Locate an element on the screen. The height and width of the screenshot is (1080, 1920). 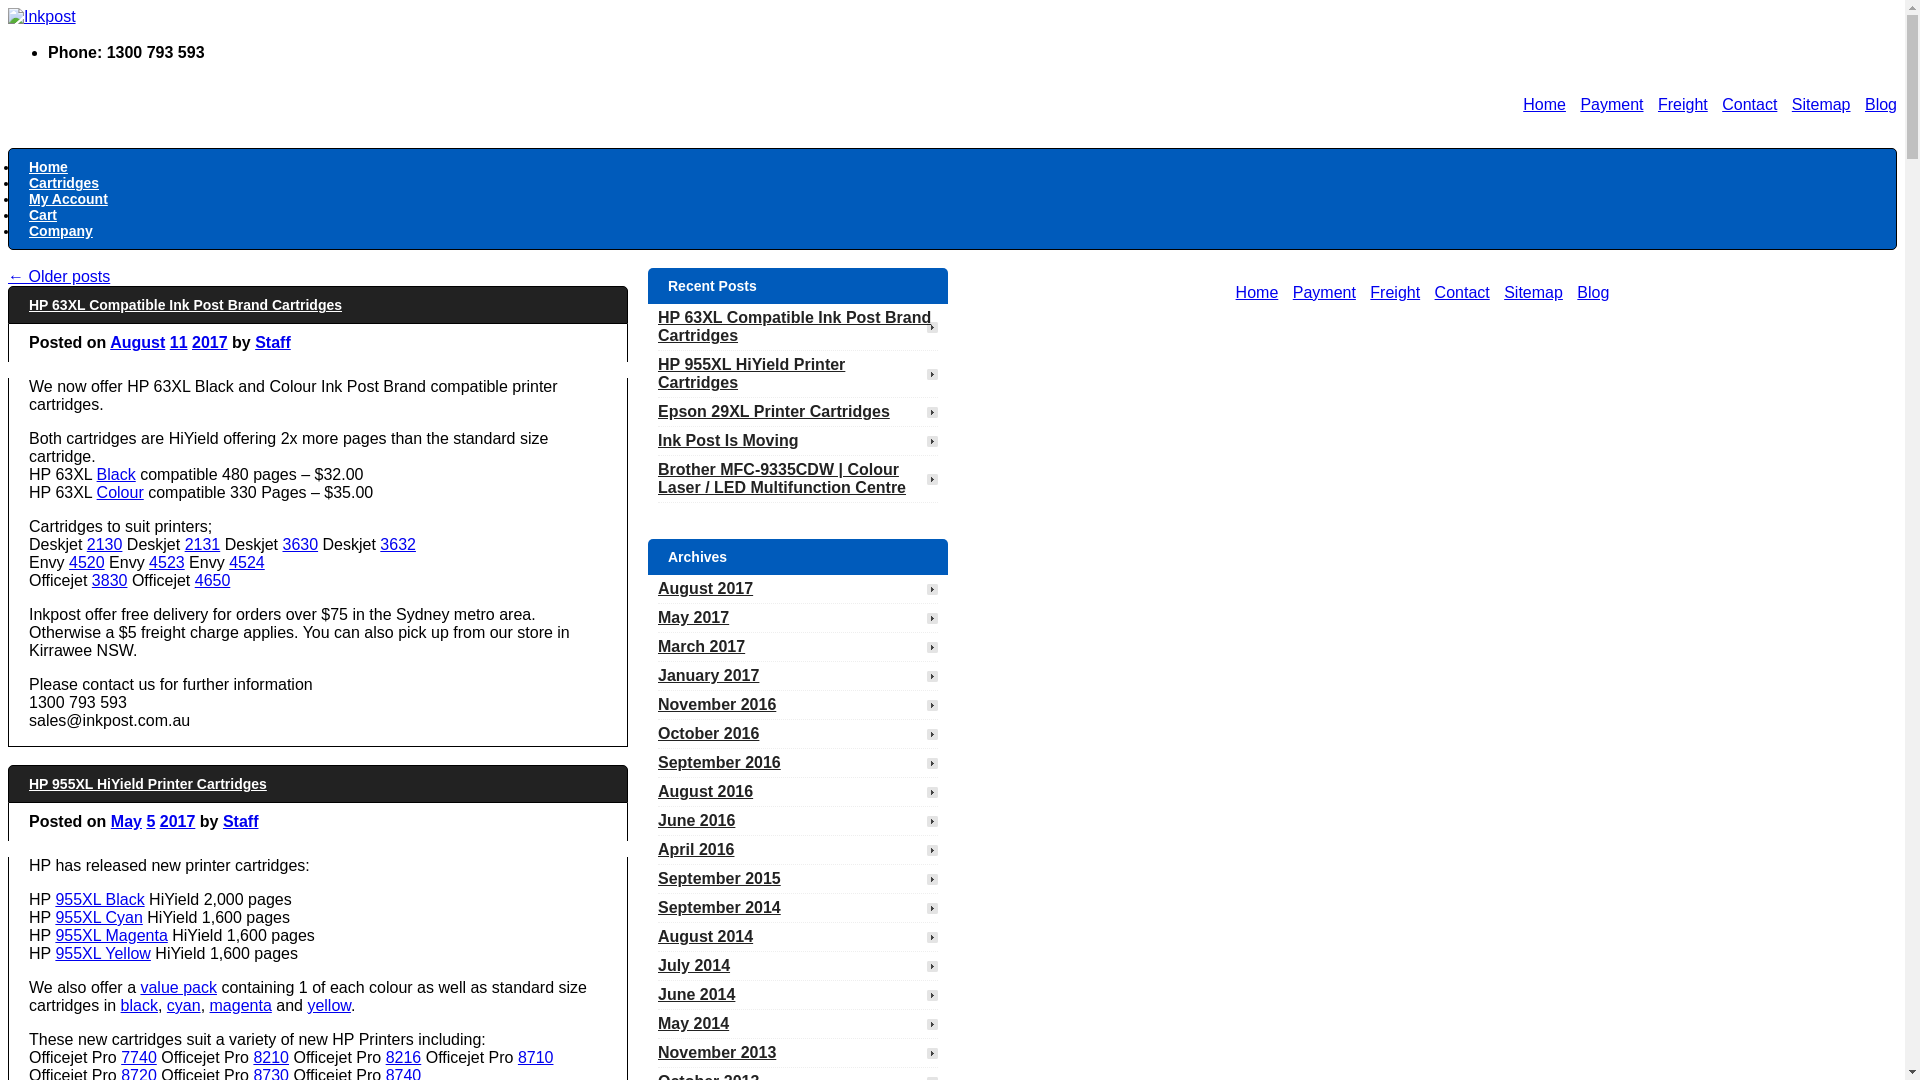
'8210' is located at coordinates (269, 1056).